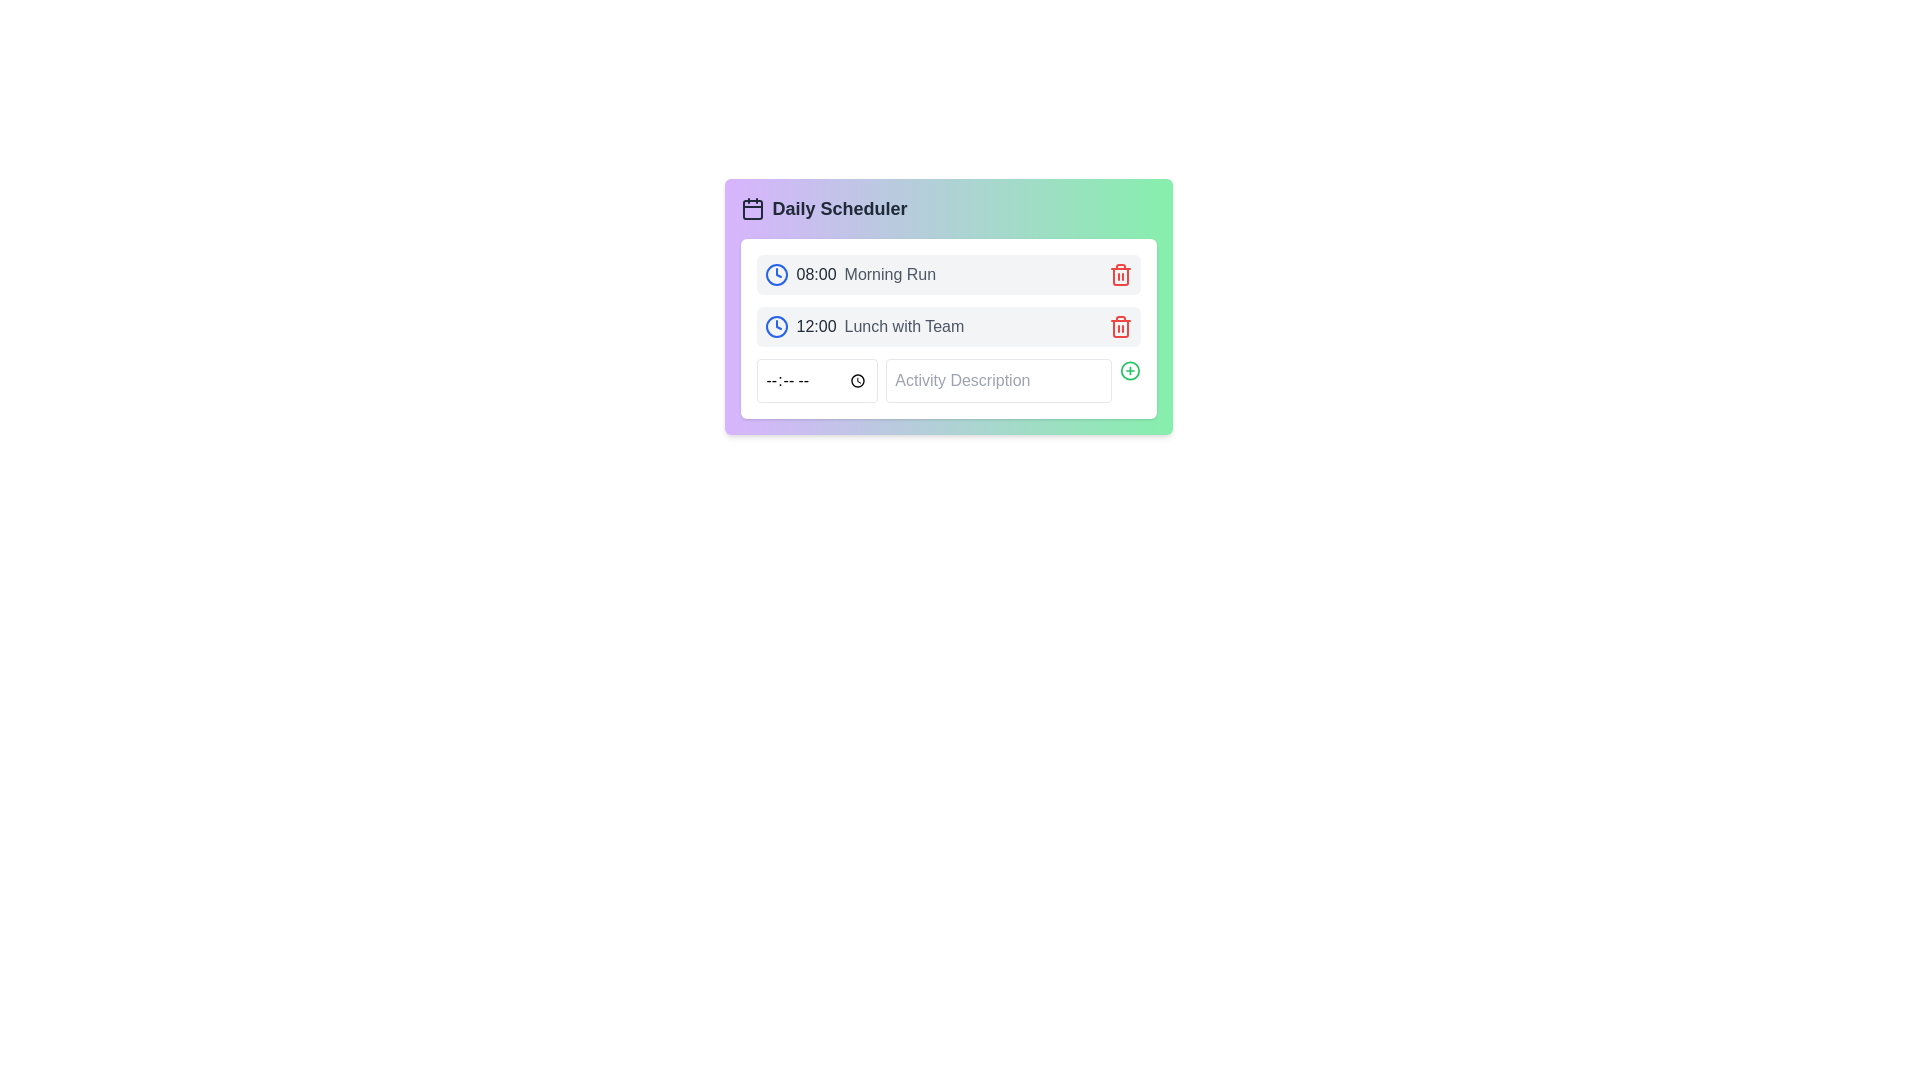 The image size is (1920, 1080). Describe the element at coordinates (775, 274) in the screenshot. I see `the decorative SVG element representing the circular outer border of the clock icon located in the 'Daily Scheduler' card, which is to the left of the text '12:00 Lunch with Team'` at that location.